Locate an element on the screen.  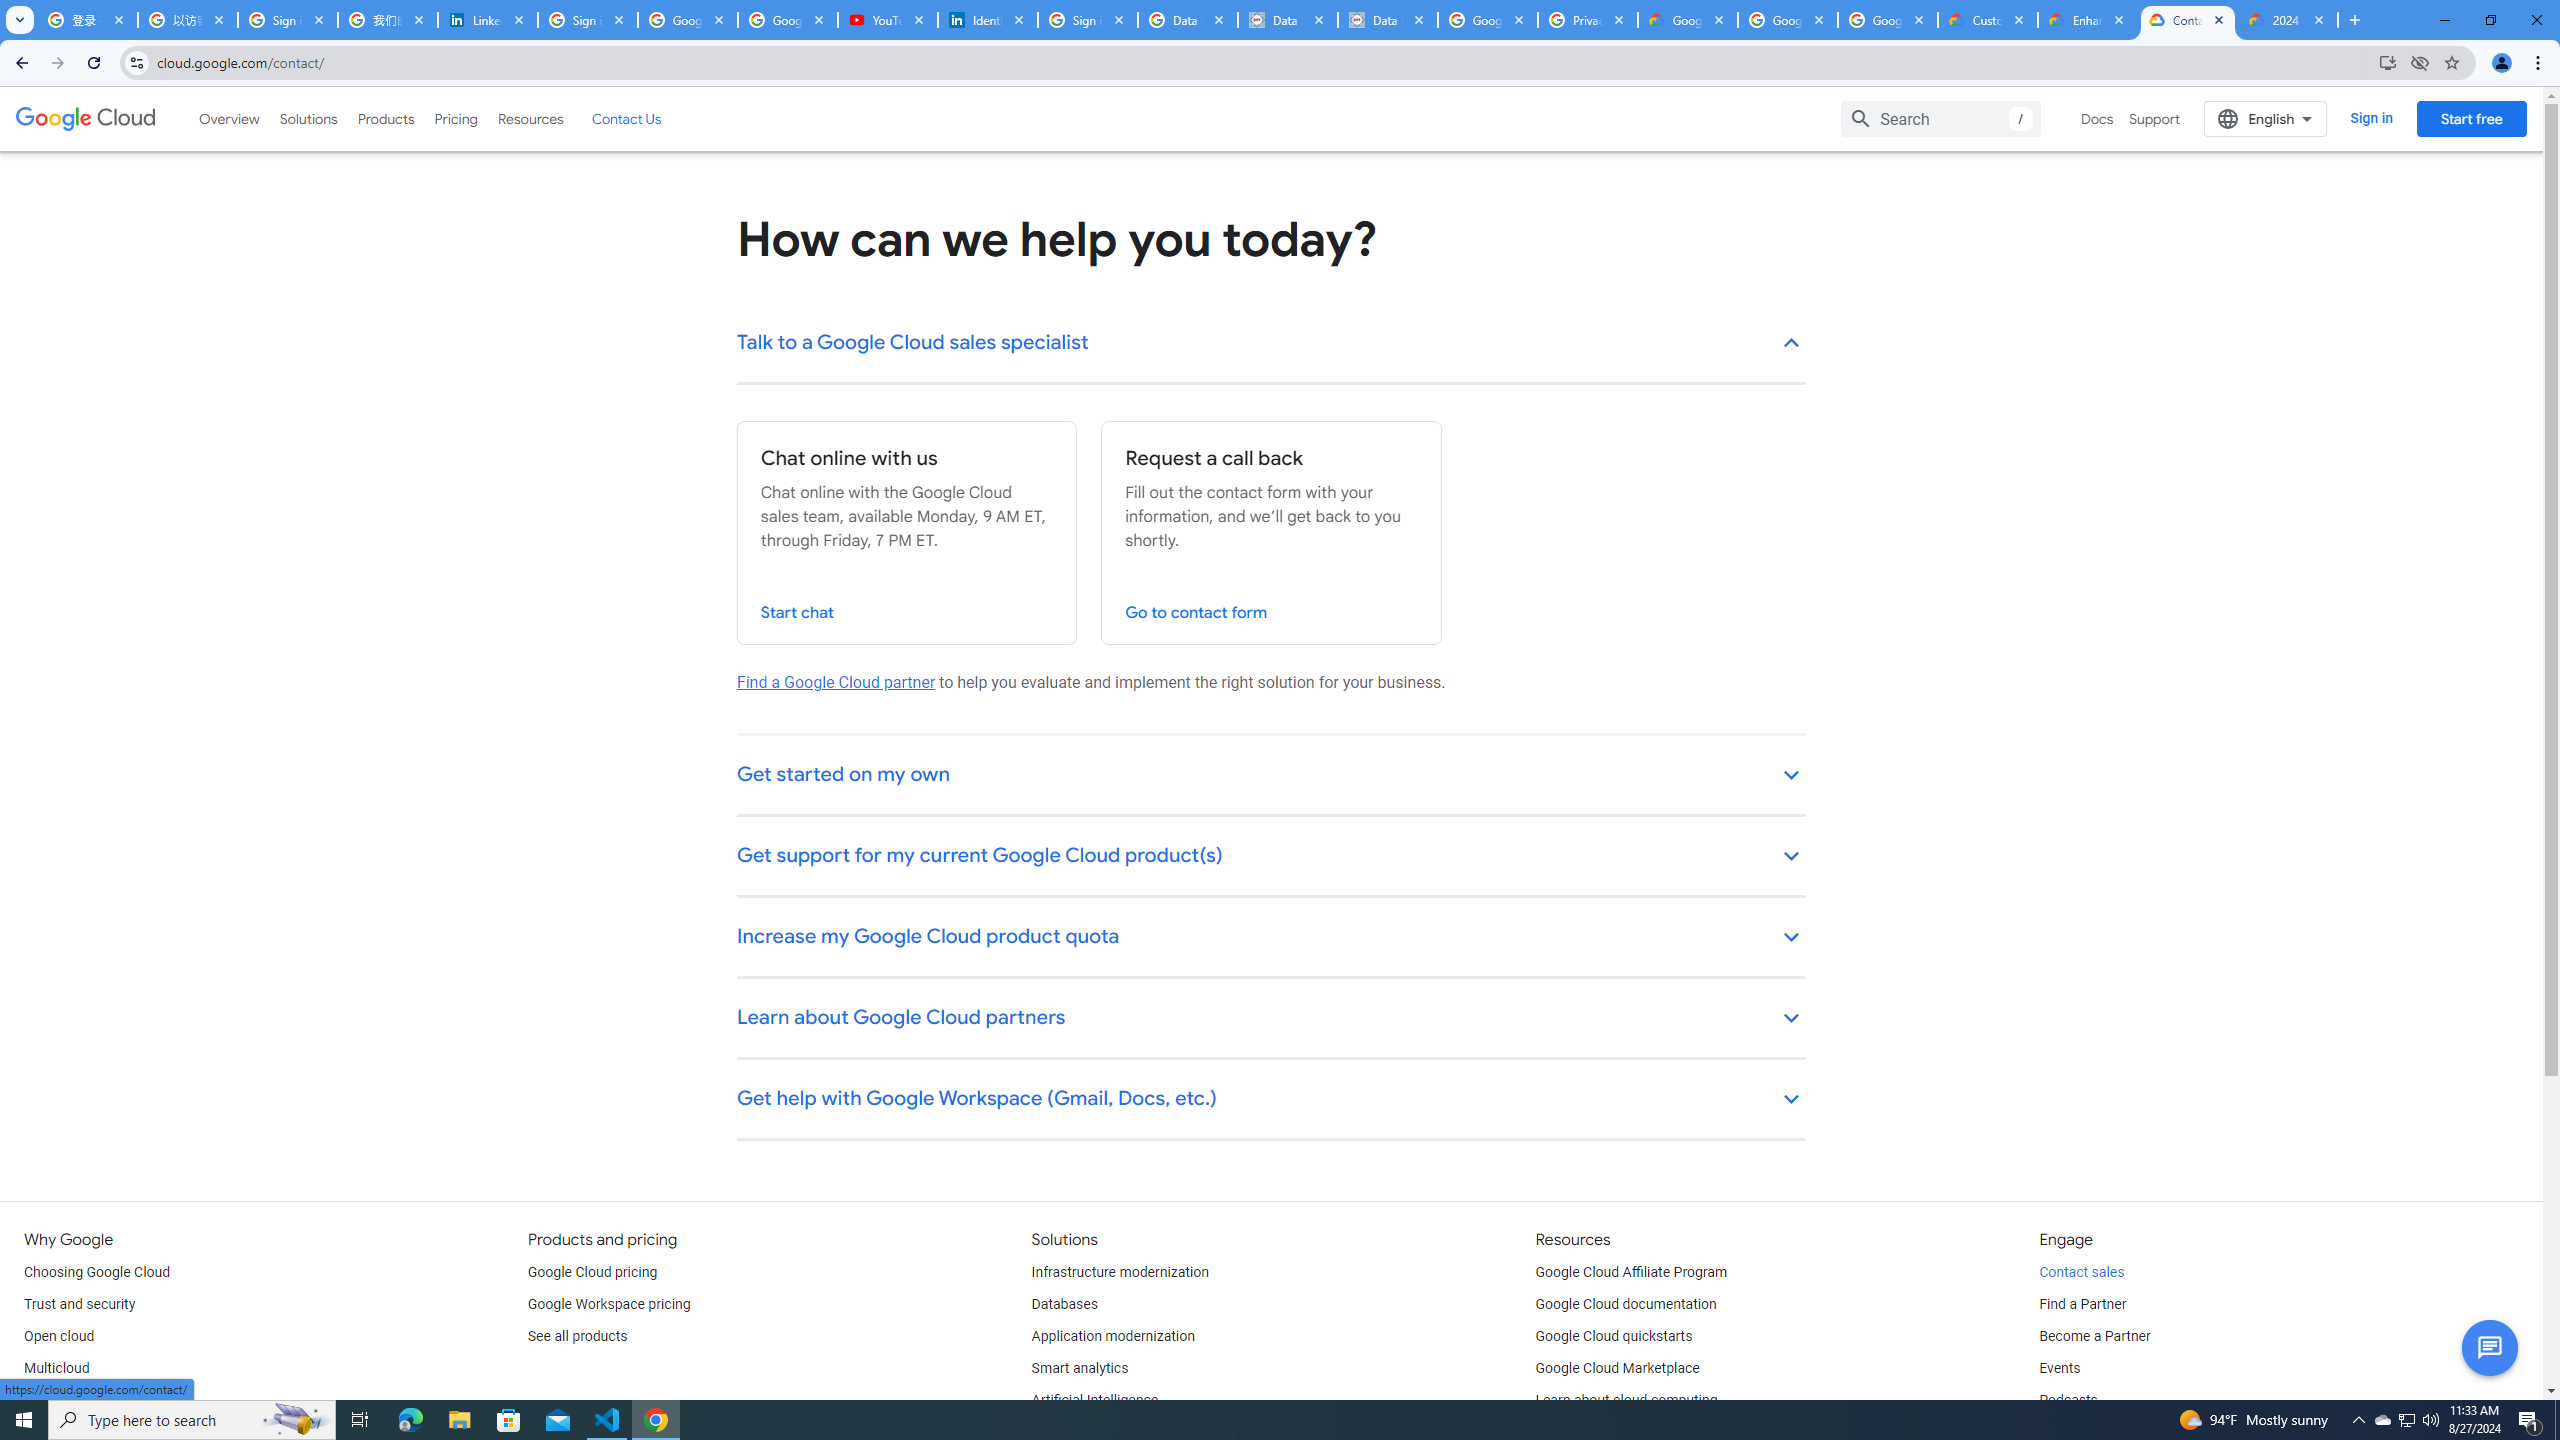
'Find a Partner' is located at coordinates (2082, 1303).